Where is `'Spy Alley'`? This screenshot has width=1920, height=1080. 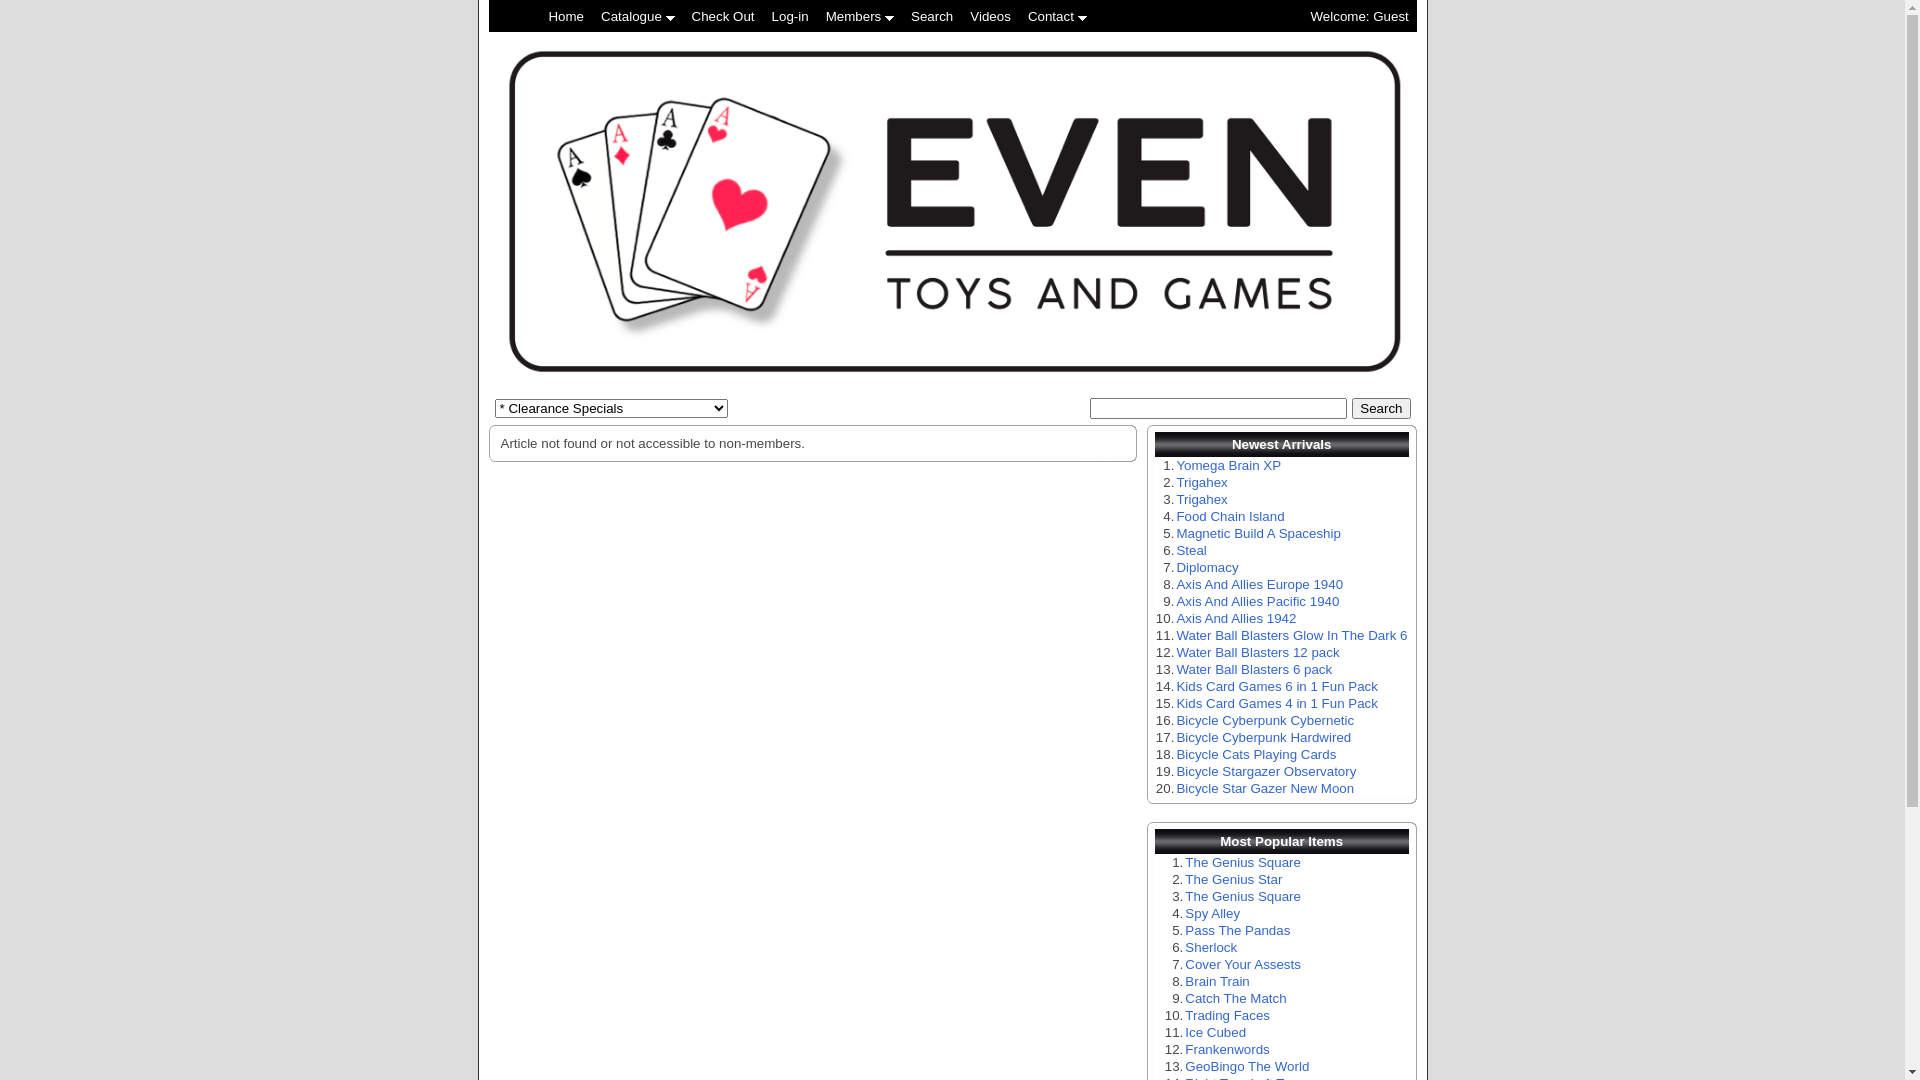 'Spy Alley' is located at coordinates (1185, 913).